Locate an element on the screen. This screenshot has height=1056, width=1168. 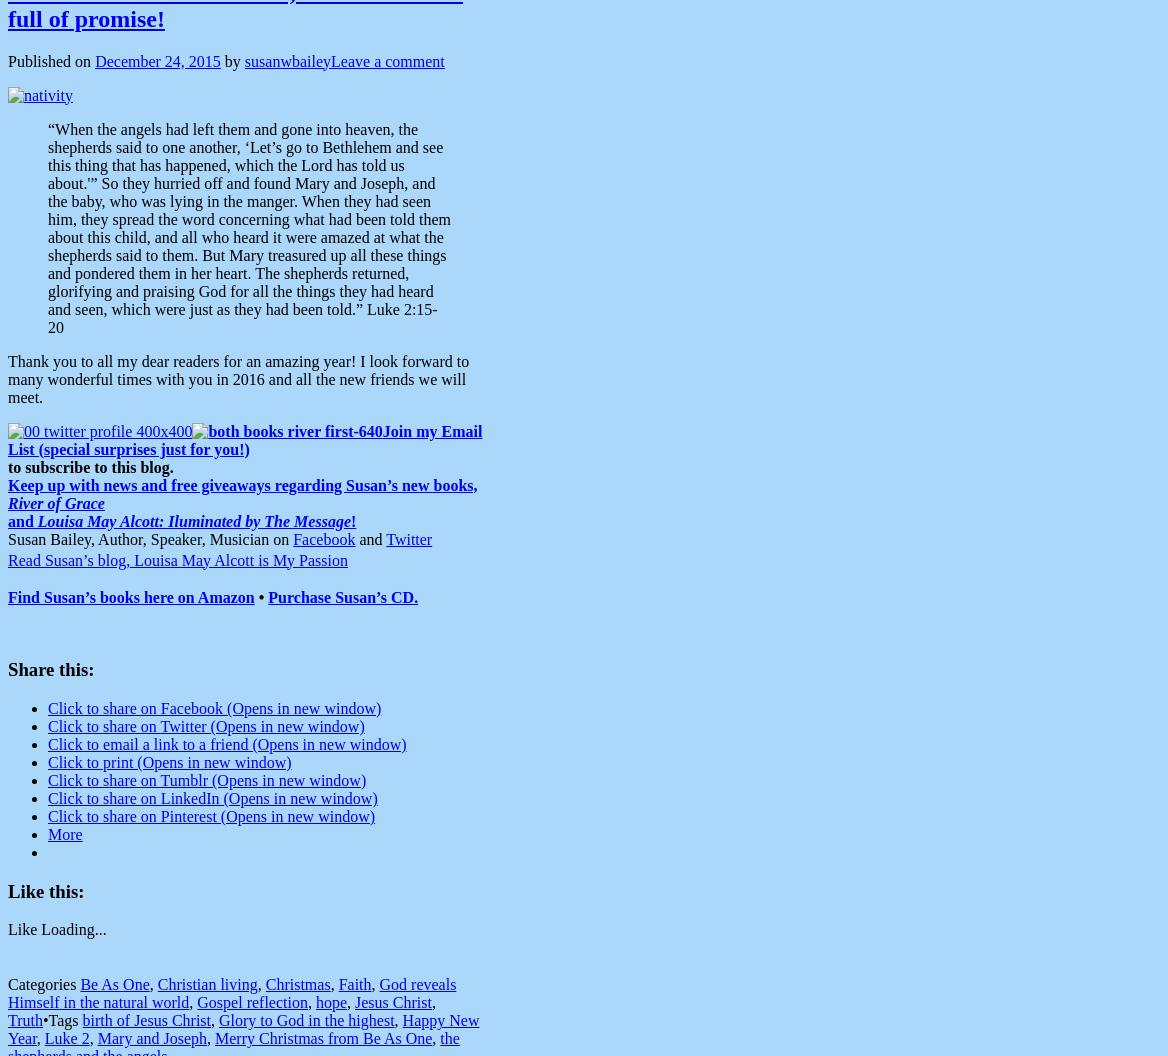
'susanwbailey' is located at coordinates (286, 60).